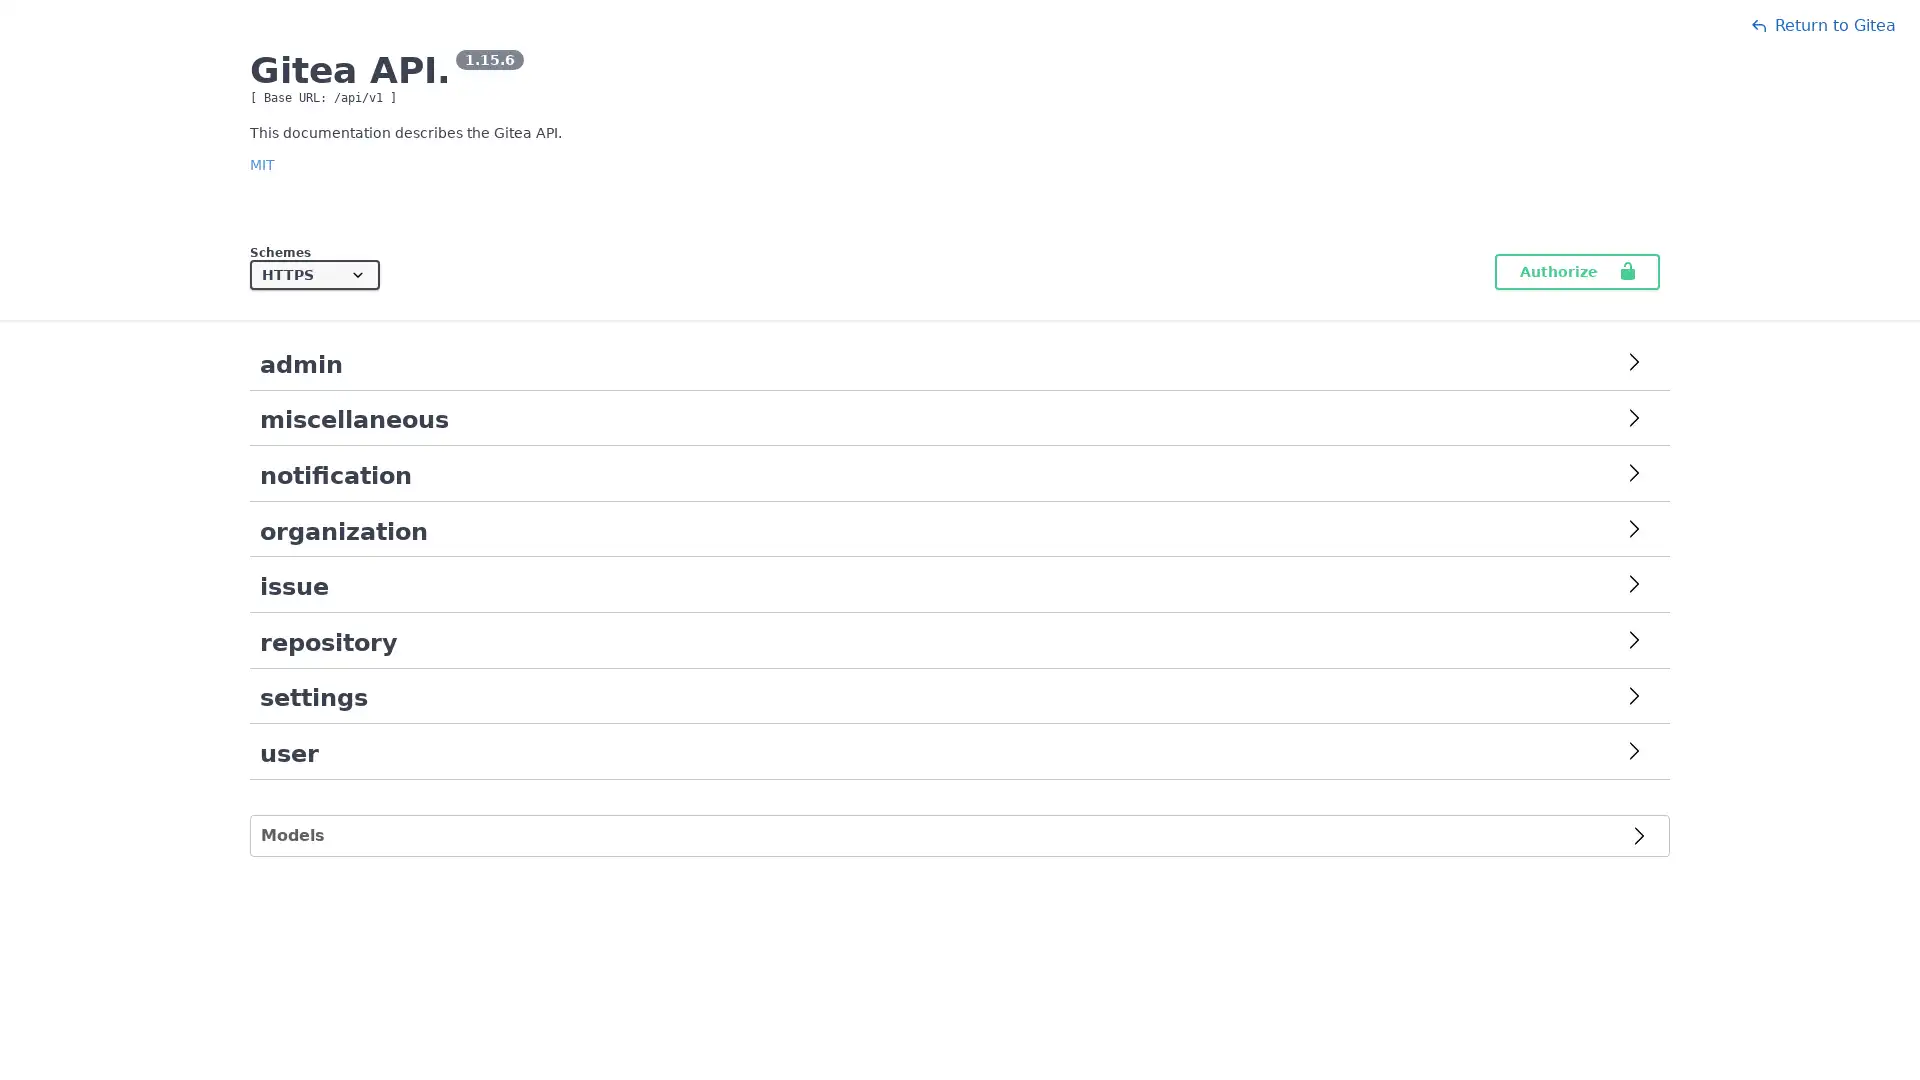  Describe the element at coordinates (1633, 364) in the screenshot. I see `Expand operation` at that location.